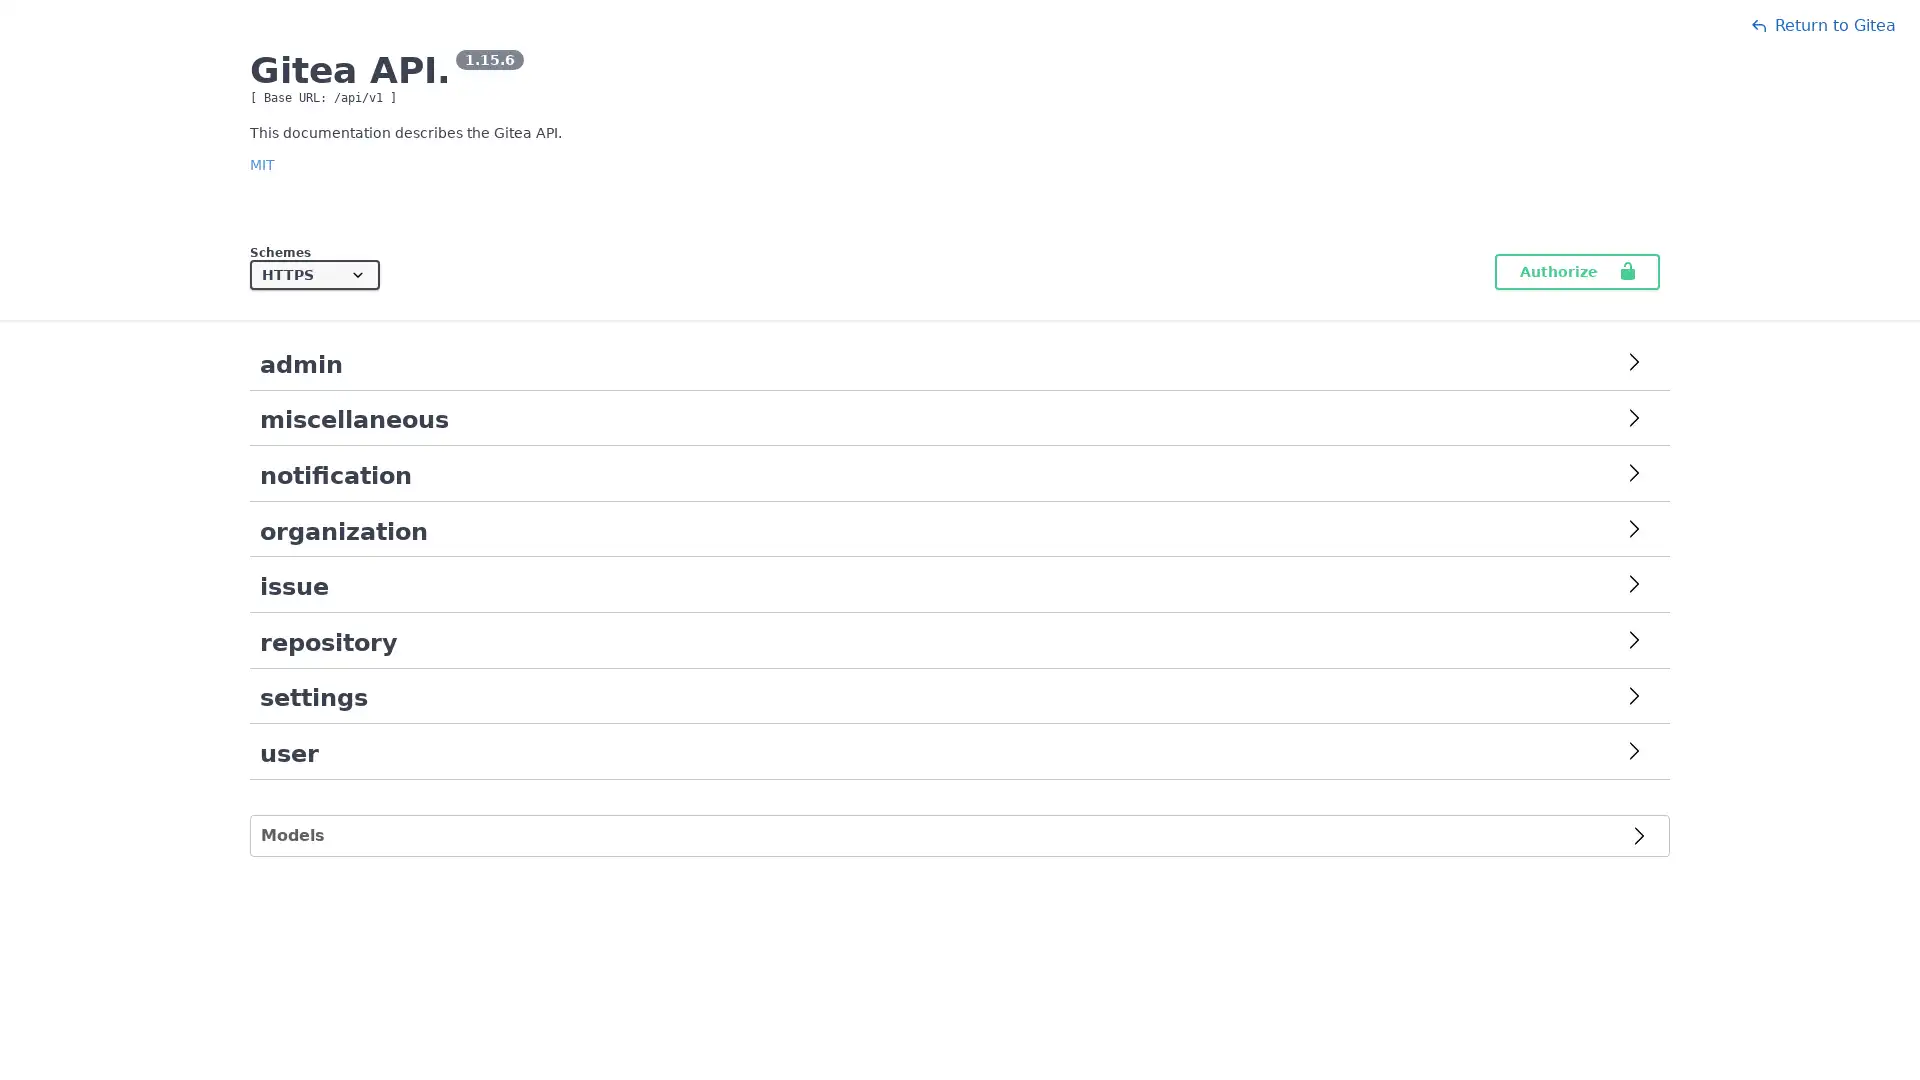  Describe the element at coordinates (1633, 364) in the screenshot. I see `Expand operation` at that location.